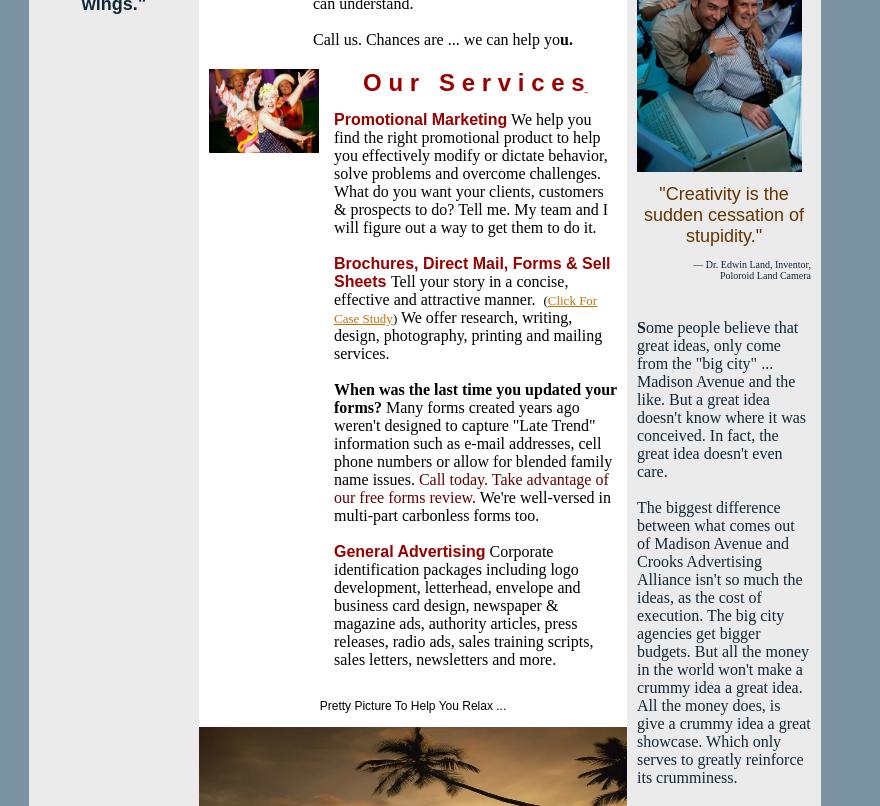 Image resolution: width=880 pixels, height=806 pixels. I want to click on 'The biggest difference between what comes out of Madison Avenue and Crooks Advertising Alliance isn't so much the ideas, as the cost of execution. The big city agencies get bigger budgets. But all the money in the world won't make a crummy idea a great idea. All the money does, is give a crummy idea a great showcase. Which only serves to greatly reinforce its crumminess.', so click(723, 641).